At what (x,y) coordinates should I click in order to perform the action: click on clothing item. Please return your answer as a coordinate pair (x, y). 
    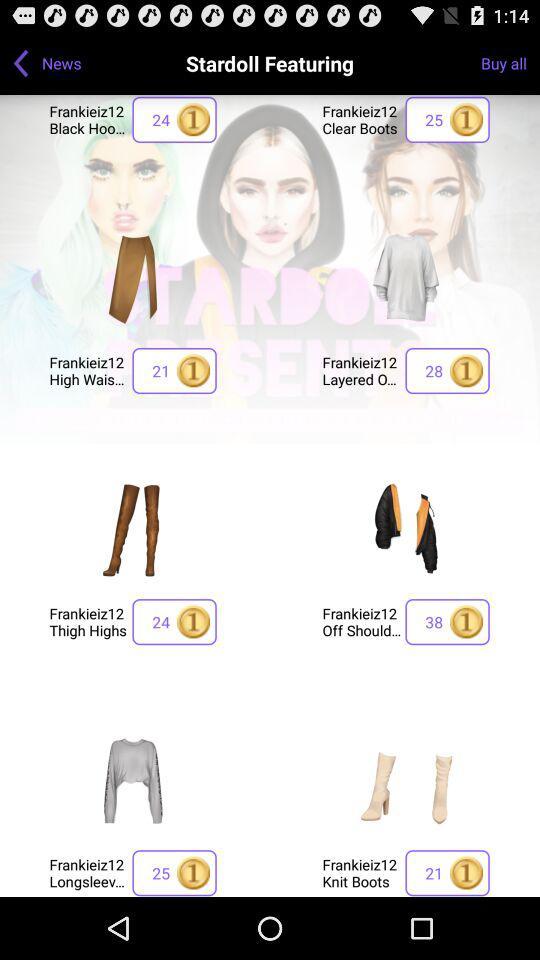
    Looking at the image, I should click on (405, 276).